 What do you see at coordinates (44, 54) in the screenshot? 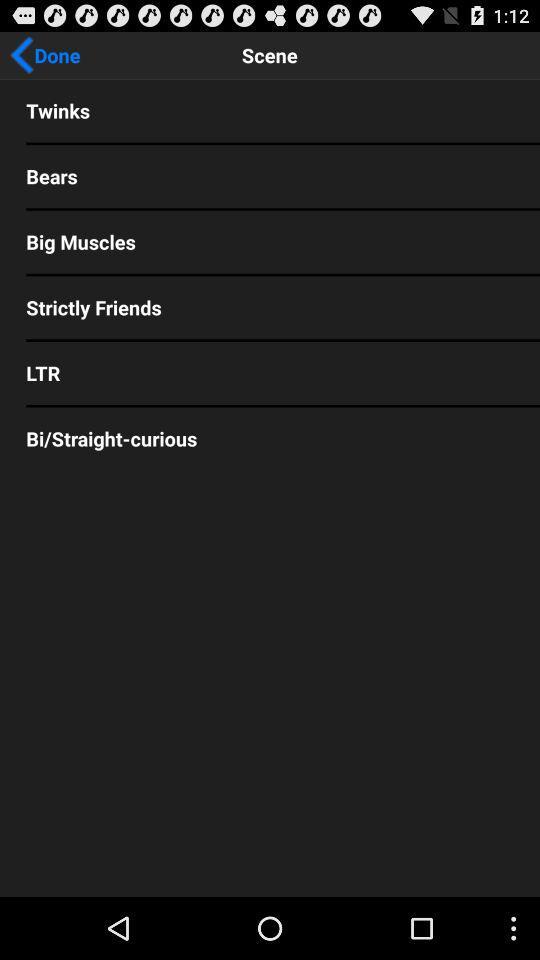
I see `the icon next to scene icon` at bounding box center [44, 54].